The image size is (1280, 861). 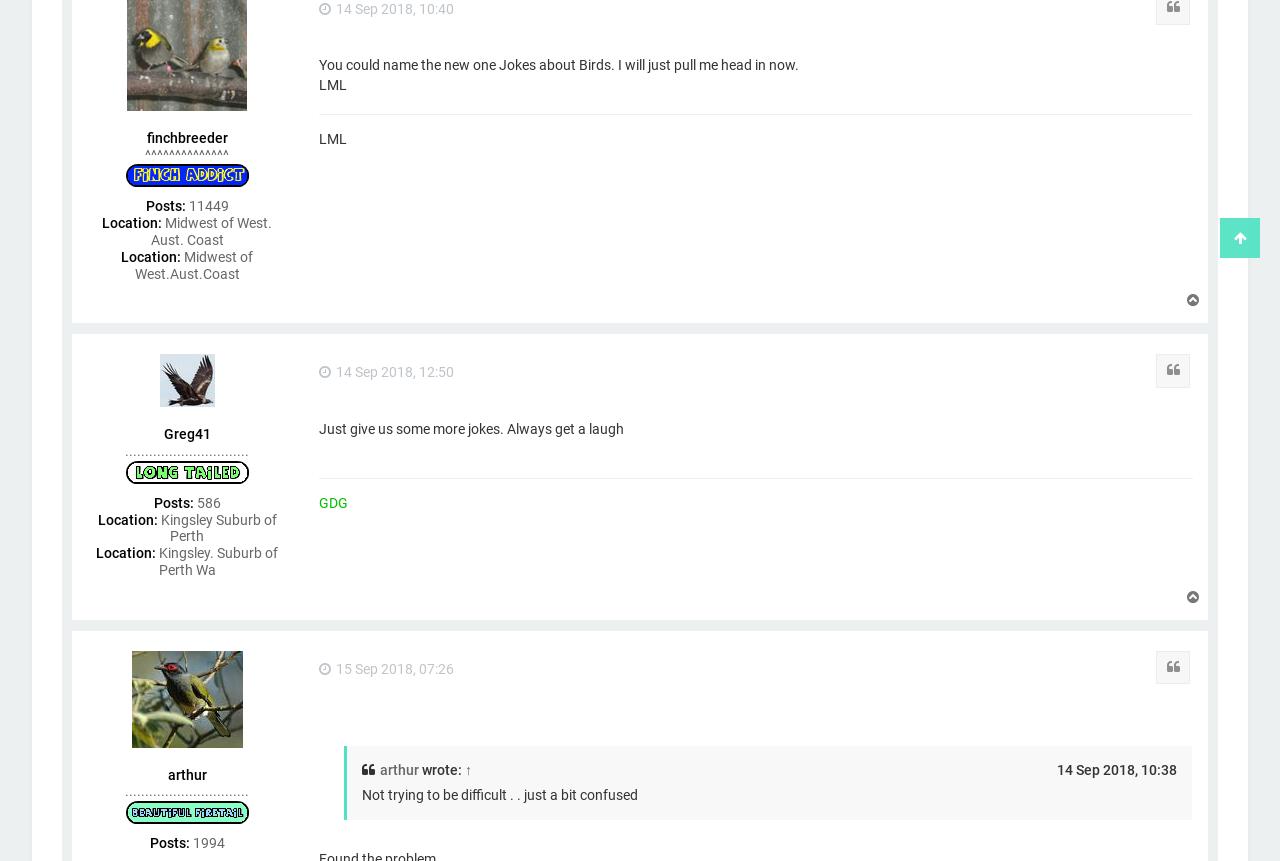 I want to click on '586', so click(x=206, y=501).